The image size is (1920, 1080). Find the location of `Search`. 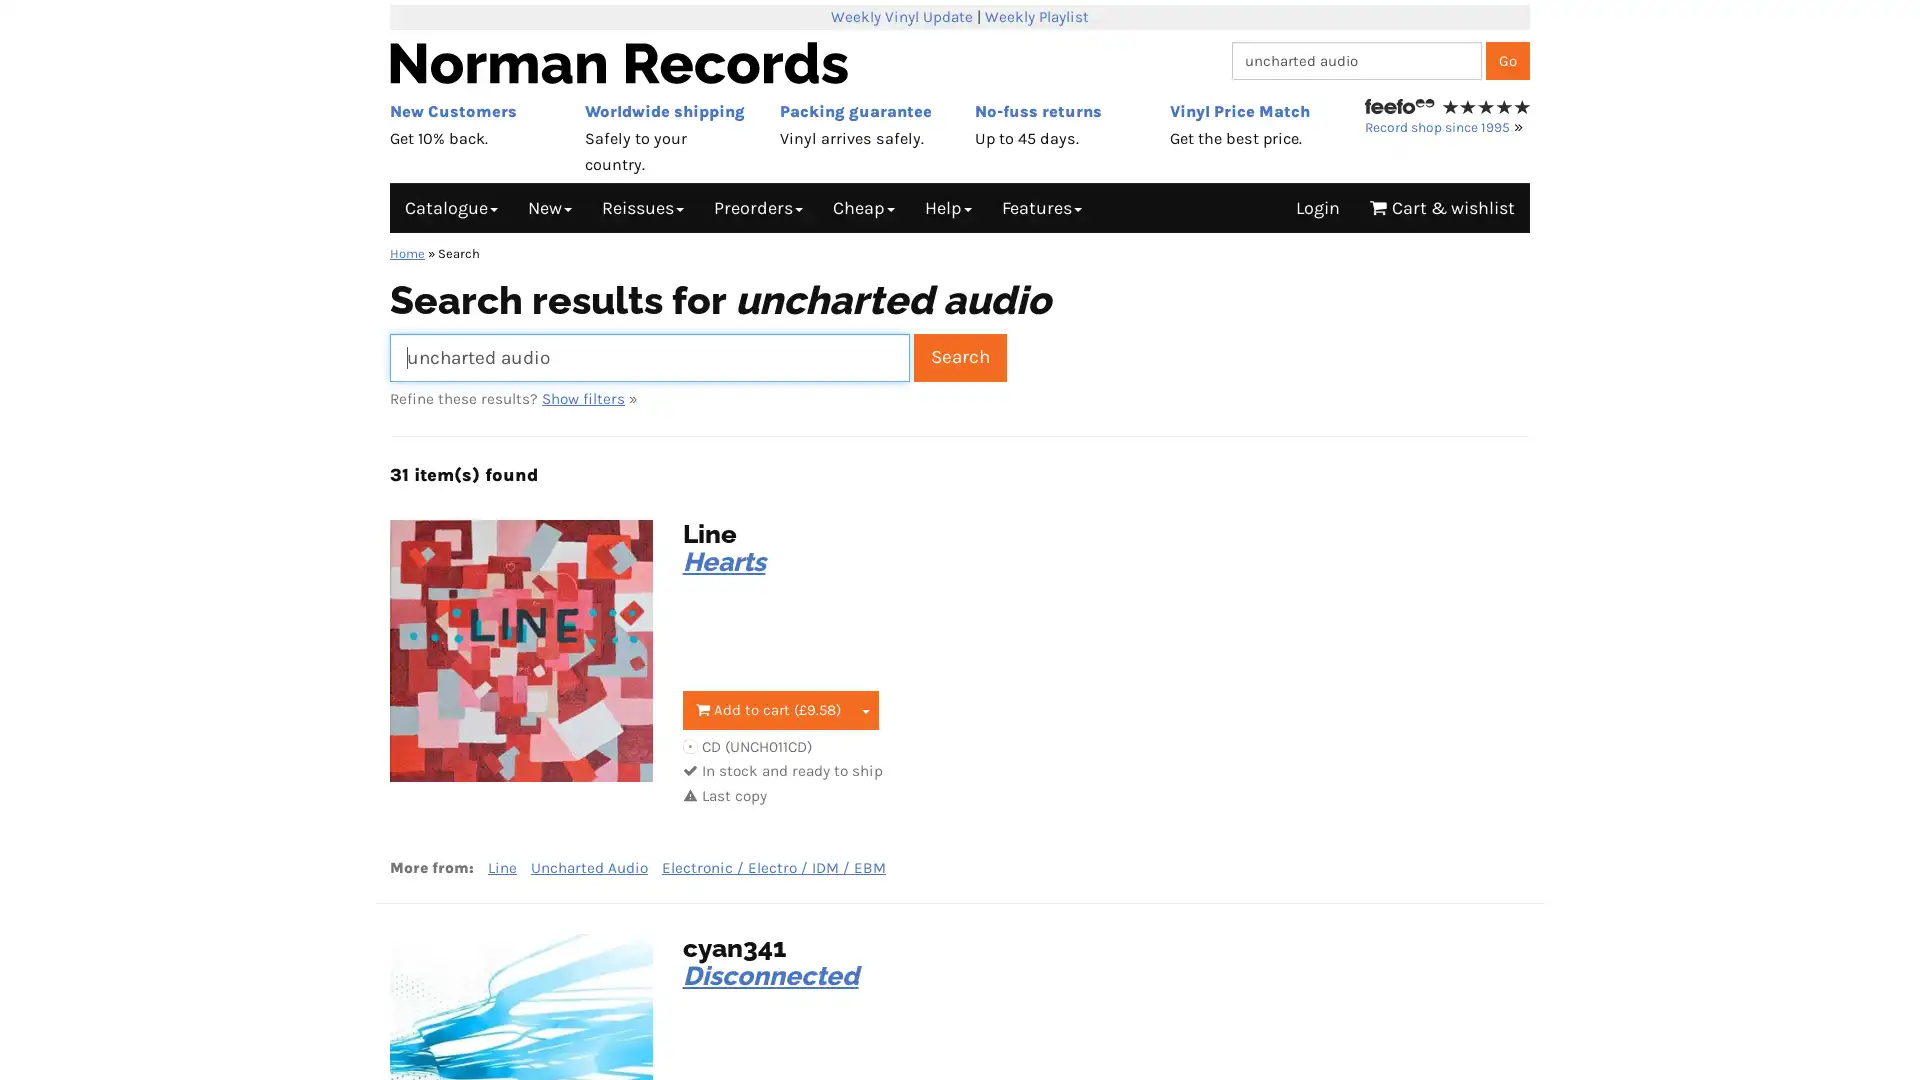

Search is located at coordinates (960, 356).